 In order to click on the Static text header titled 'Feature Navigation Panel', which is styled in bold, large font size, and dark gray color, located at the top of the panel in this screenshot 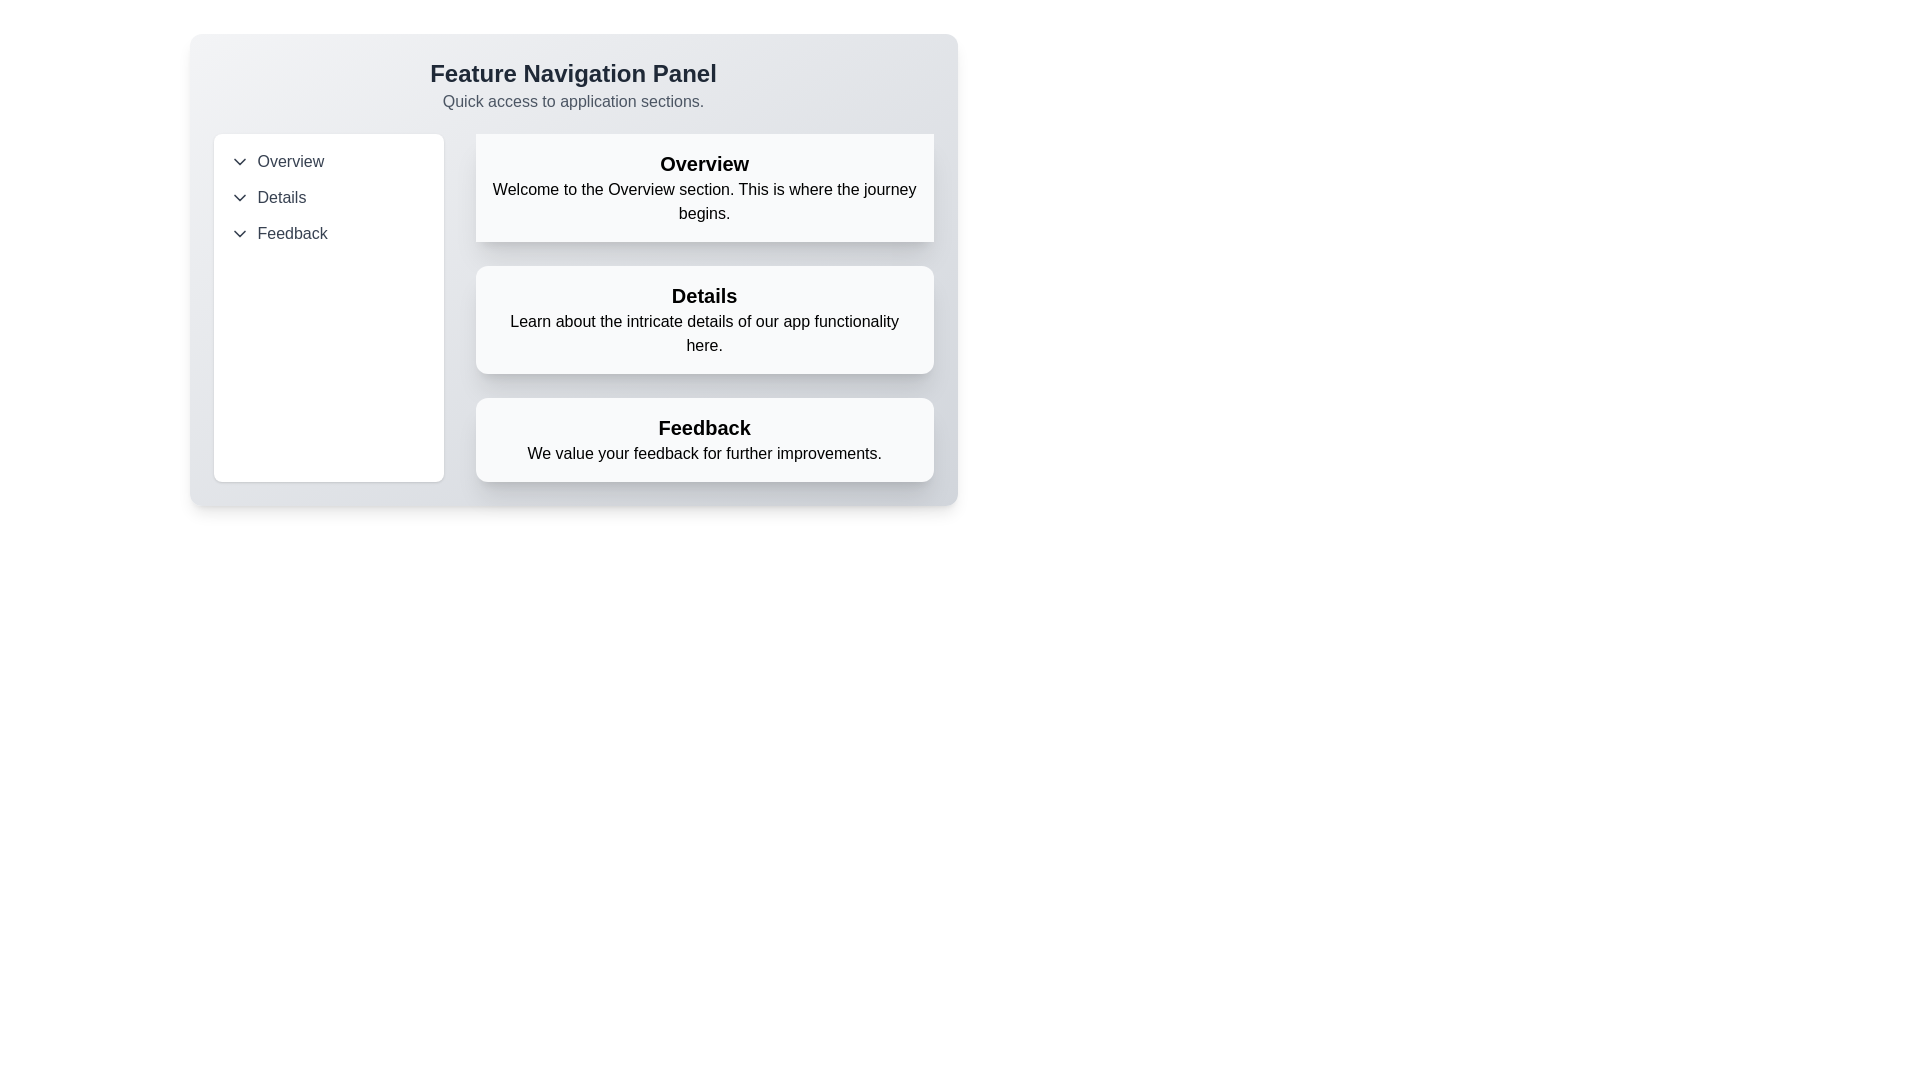, I will do `click(572, 72)`.